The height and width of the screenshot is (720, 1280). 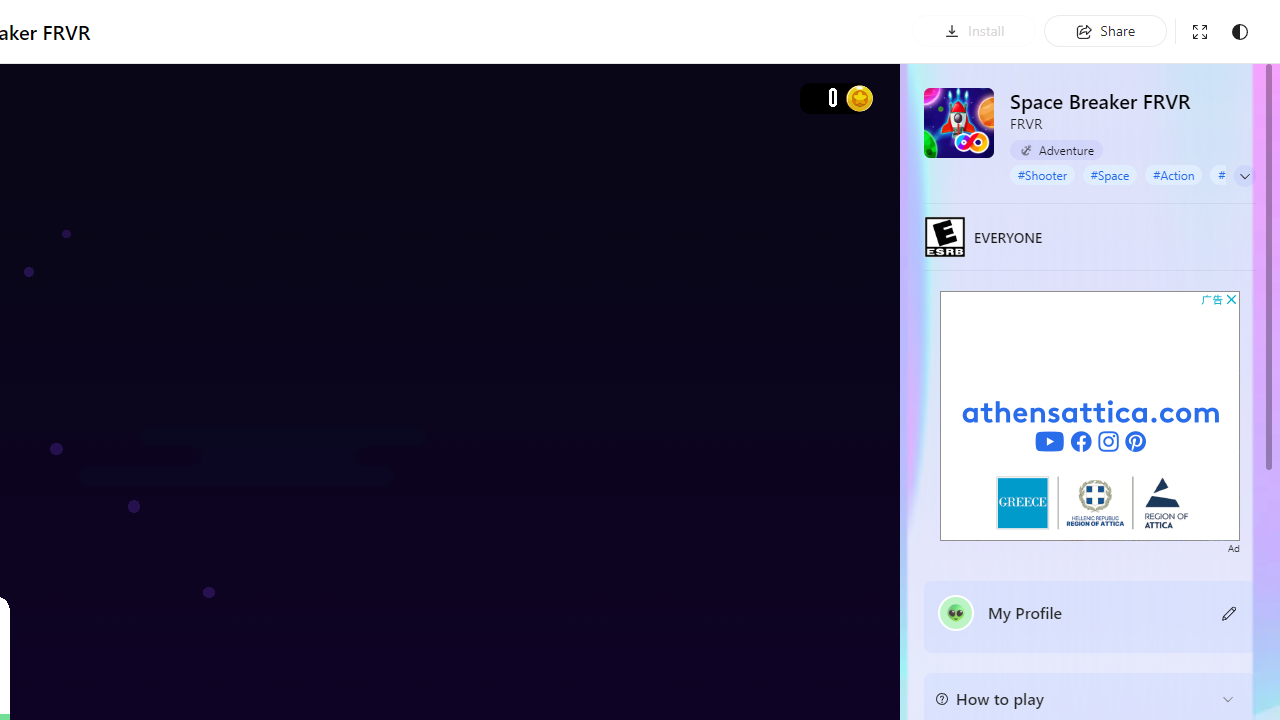 I want to click on 'Exit full screen', so click(x=1200, y=31).